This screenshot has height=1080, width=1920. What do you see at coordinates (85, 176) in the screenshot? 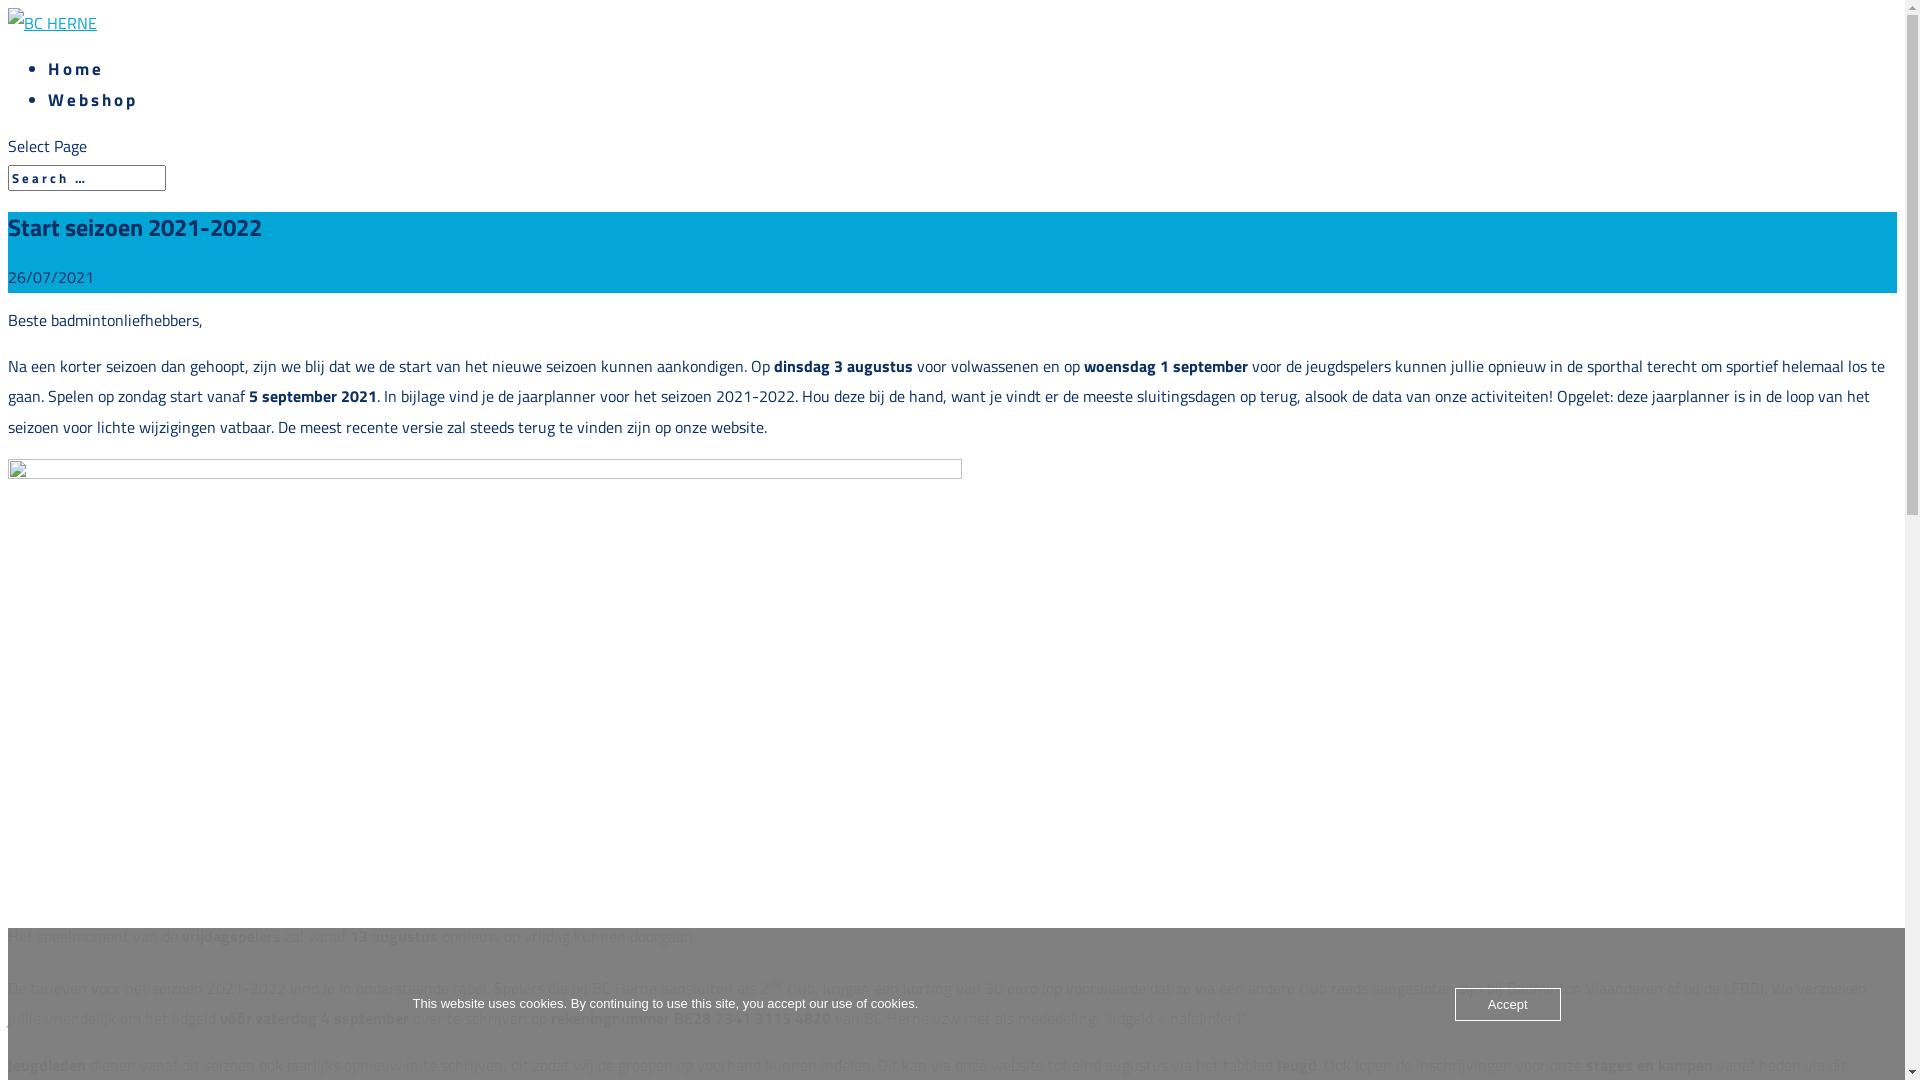
I see `'Search for:'` at bounding box center [85, 176].